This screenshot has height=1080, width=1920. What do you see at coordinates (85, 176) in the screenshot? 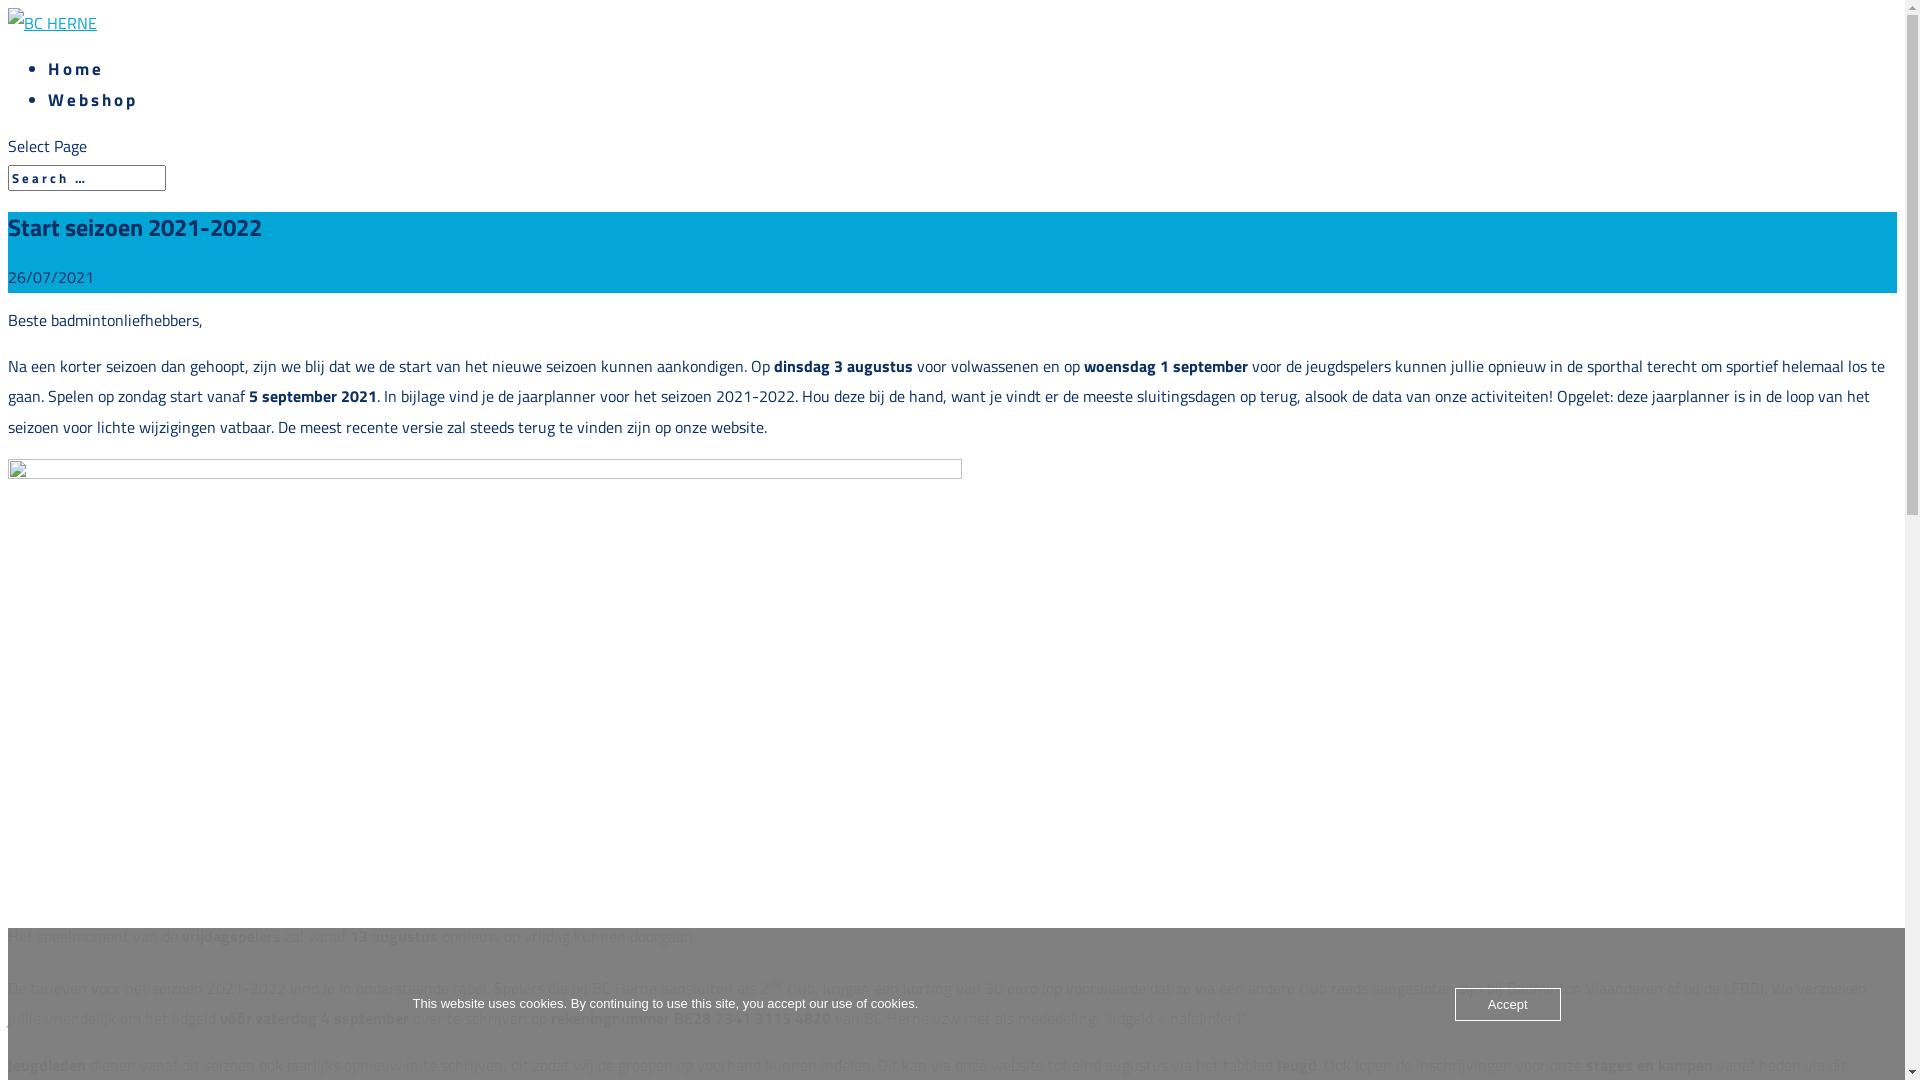
I see `'Search for:'` at bounding box center [85, 176].